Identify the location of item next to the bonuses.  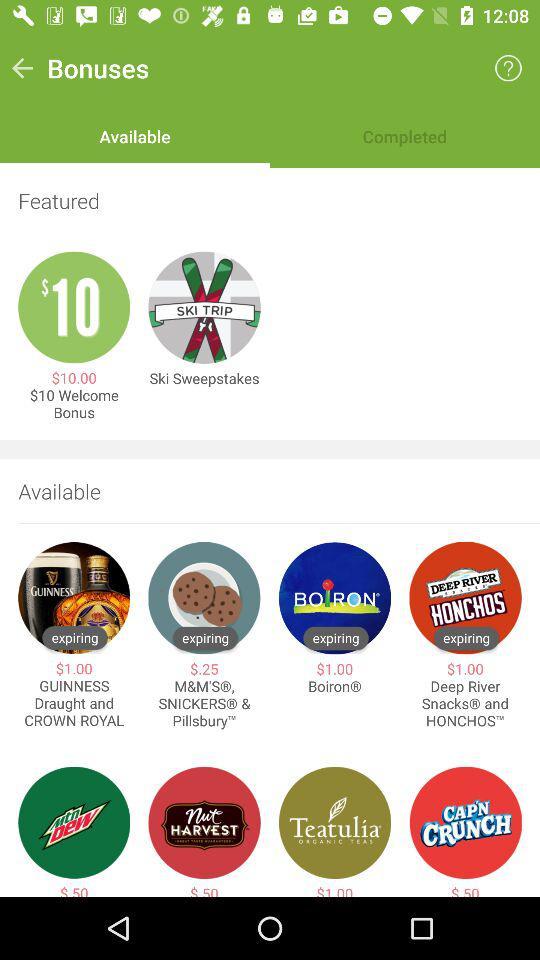
(508, 68).